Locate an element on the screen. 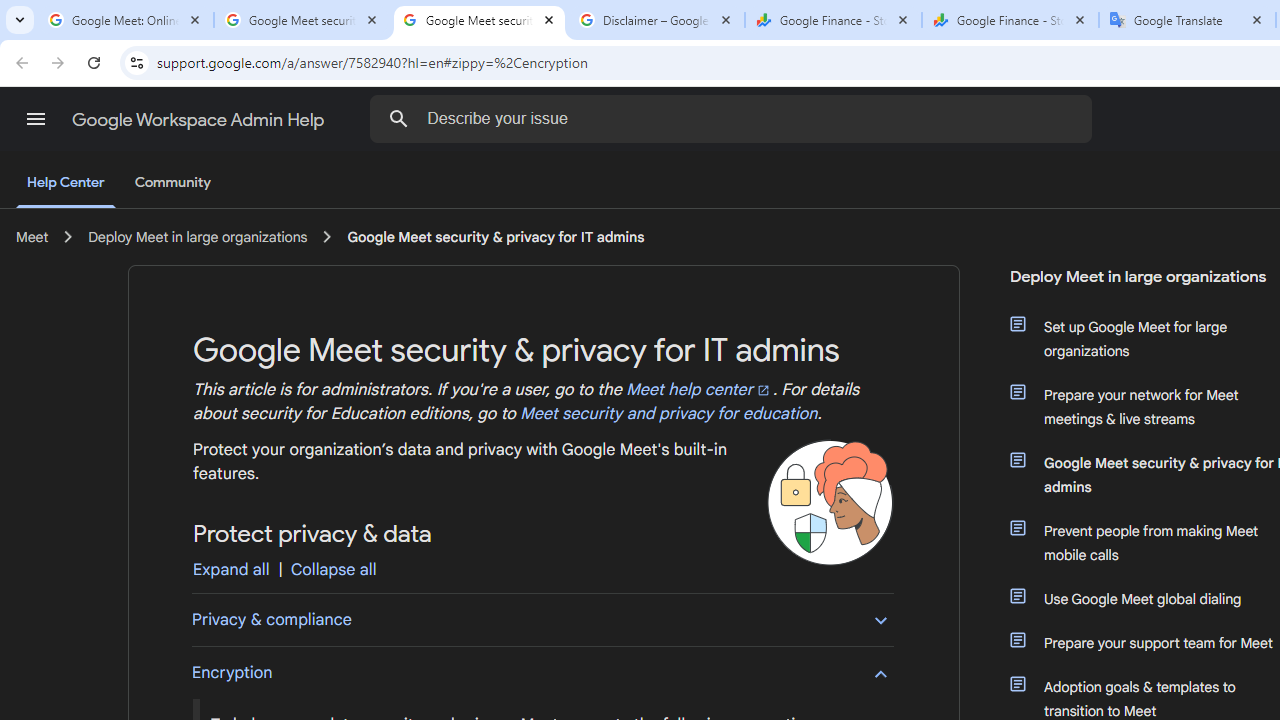 This screenshot has width=1280, height=720. 'Google Meet security & privacy for IT admins' is located at coordinates (496, 236).